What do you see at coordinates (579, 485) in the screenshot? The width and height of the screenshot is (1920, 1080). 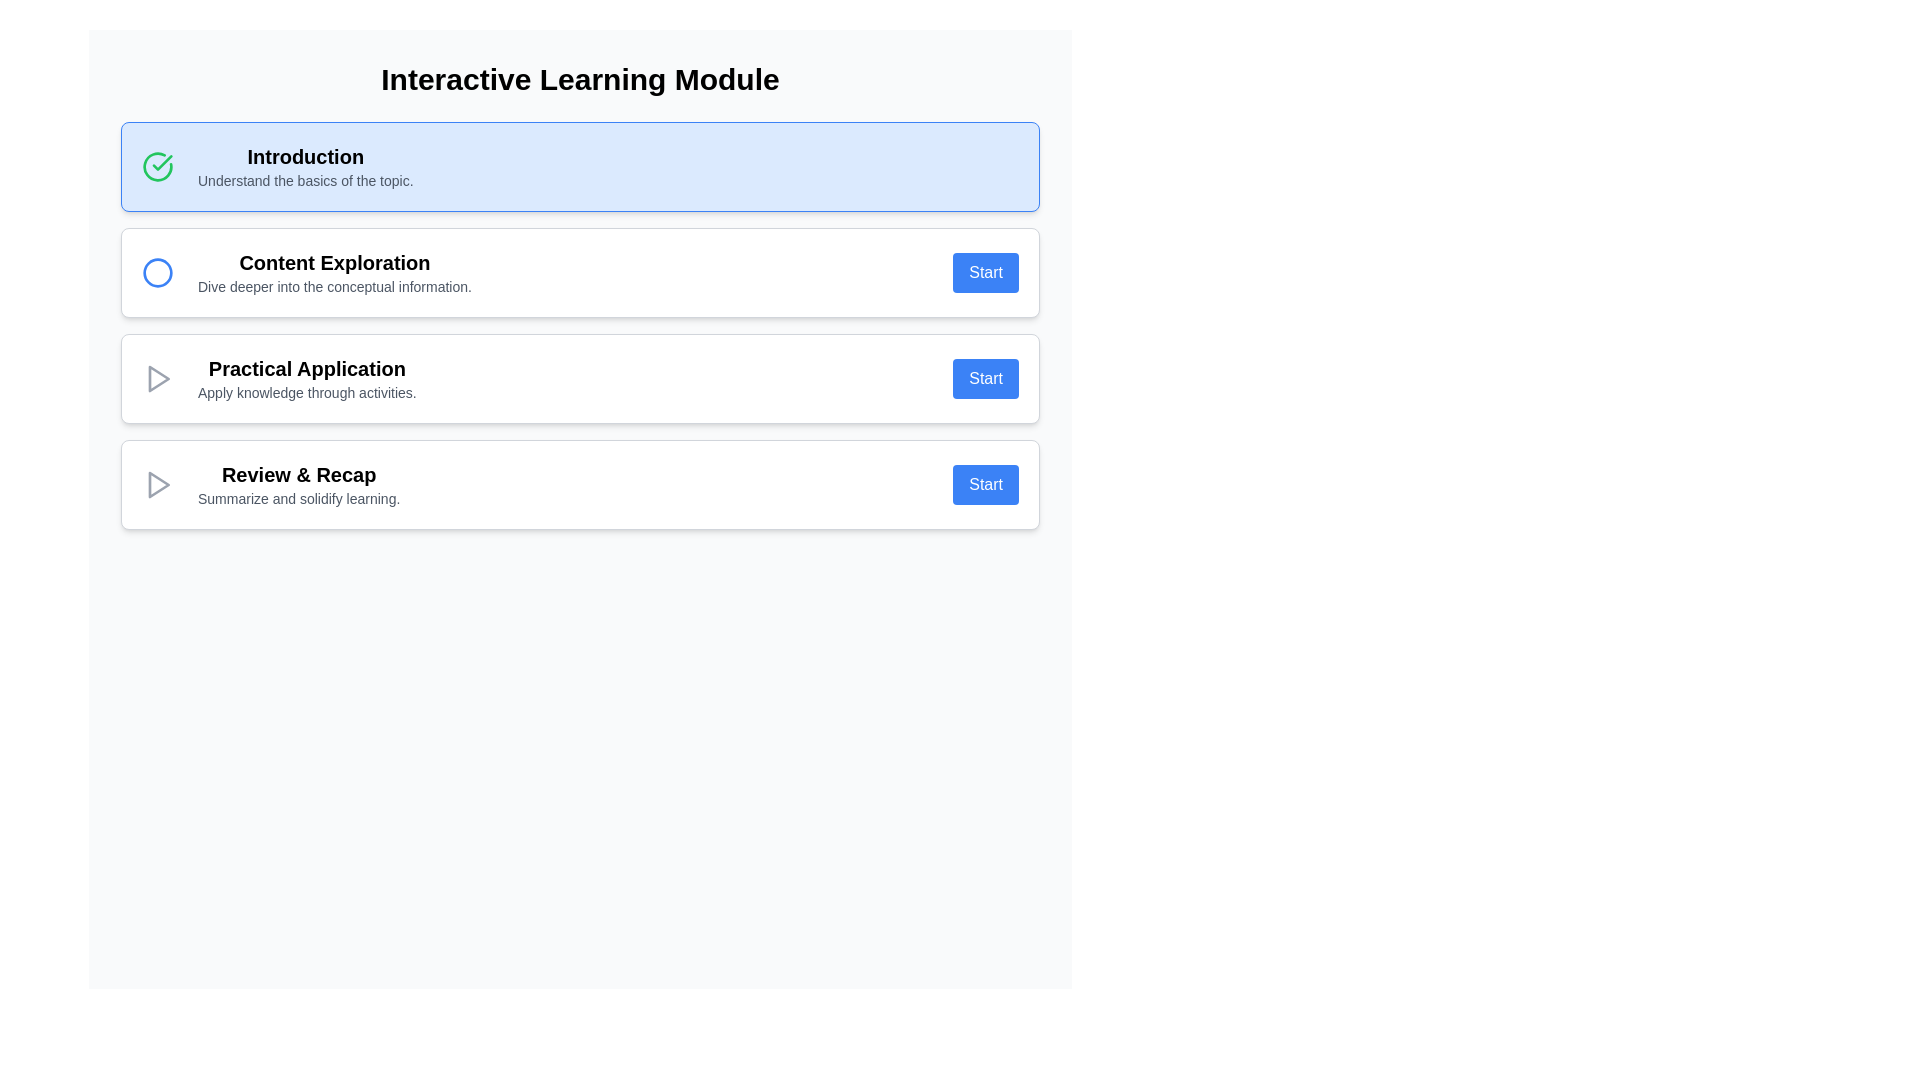 I see `the fourth card in the vertical list that provides an overview of the learning module to scale it slightly` at bounding box center [579, 485].